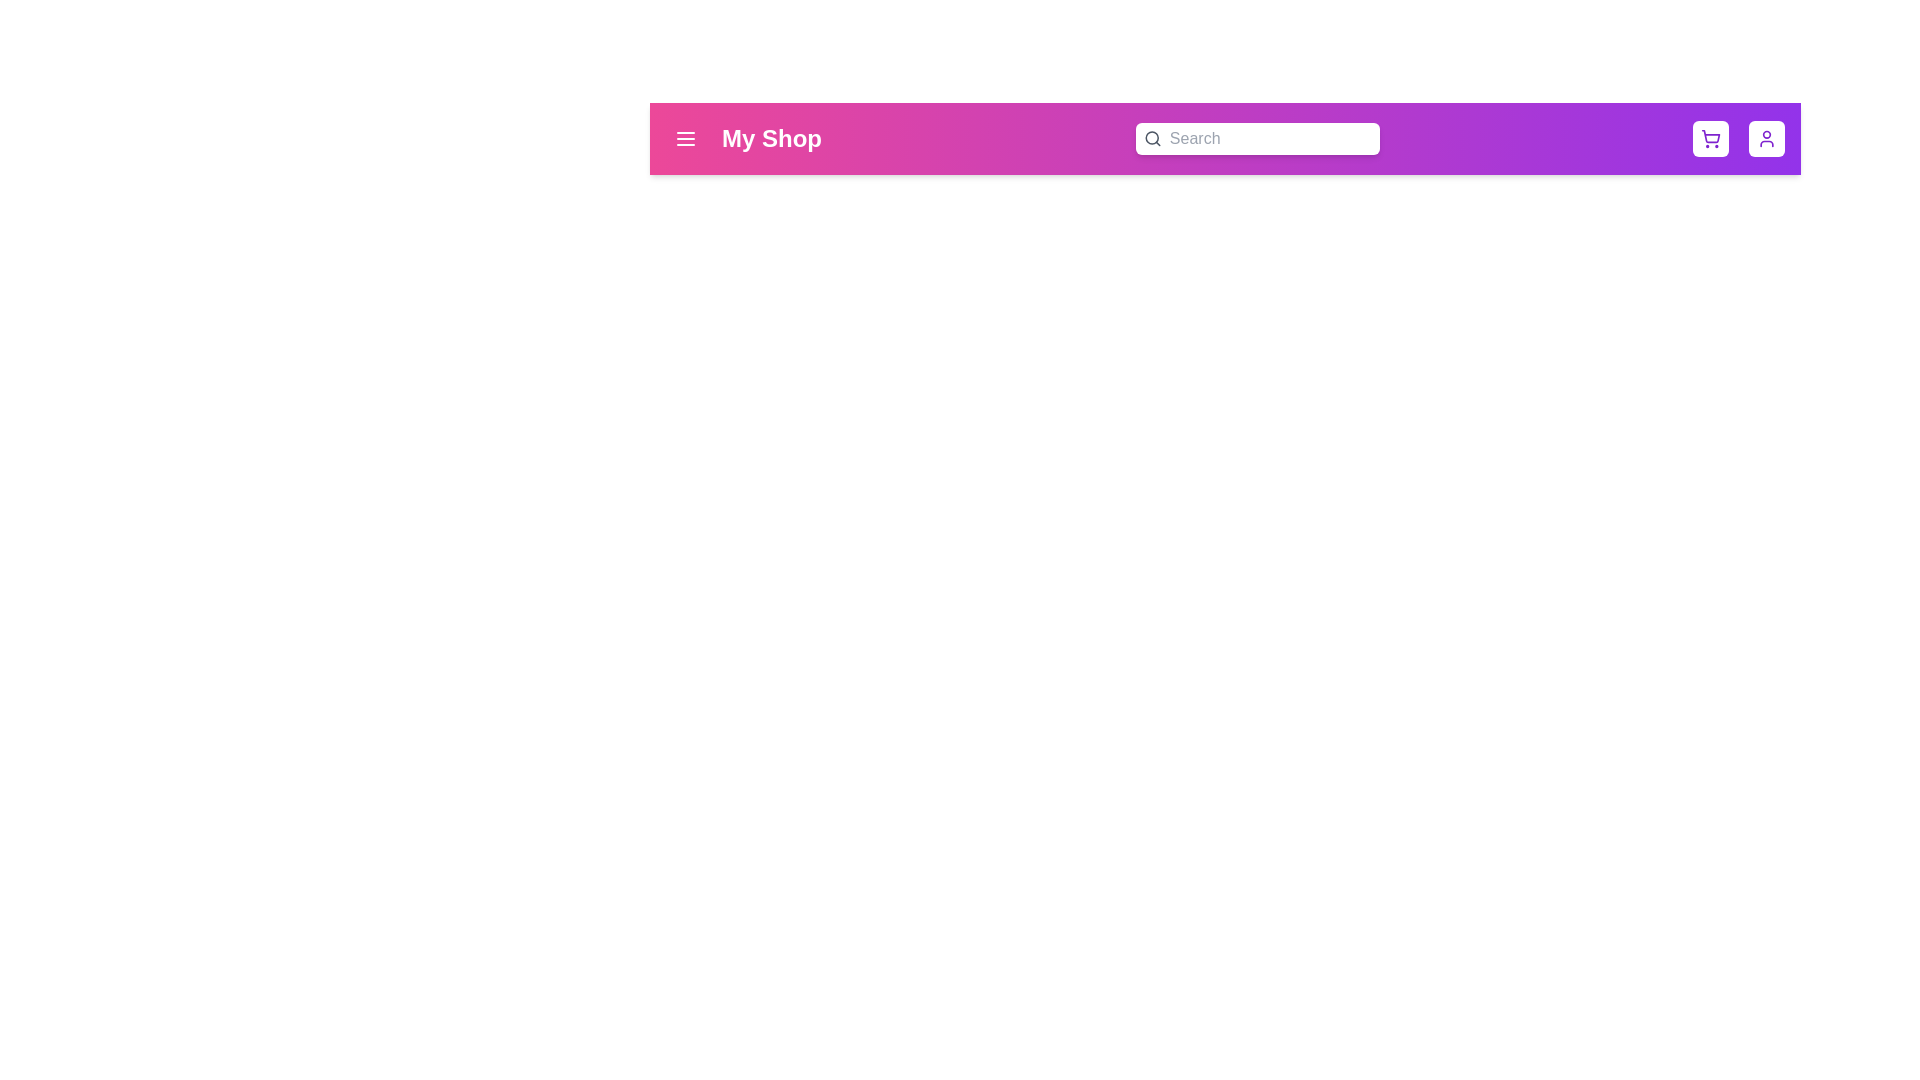 The height and width of the screenshot is (1080, 1920). What do you see at coordinates (1766, 137) in the screenshot?
I see `the user profile button to open profile options` at bounding box center [1766, 137].